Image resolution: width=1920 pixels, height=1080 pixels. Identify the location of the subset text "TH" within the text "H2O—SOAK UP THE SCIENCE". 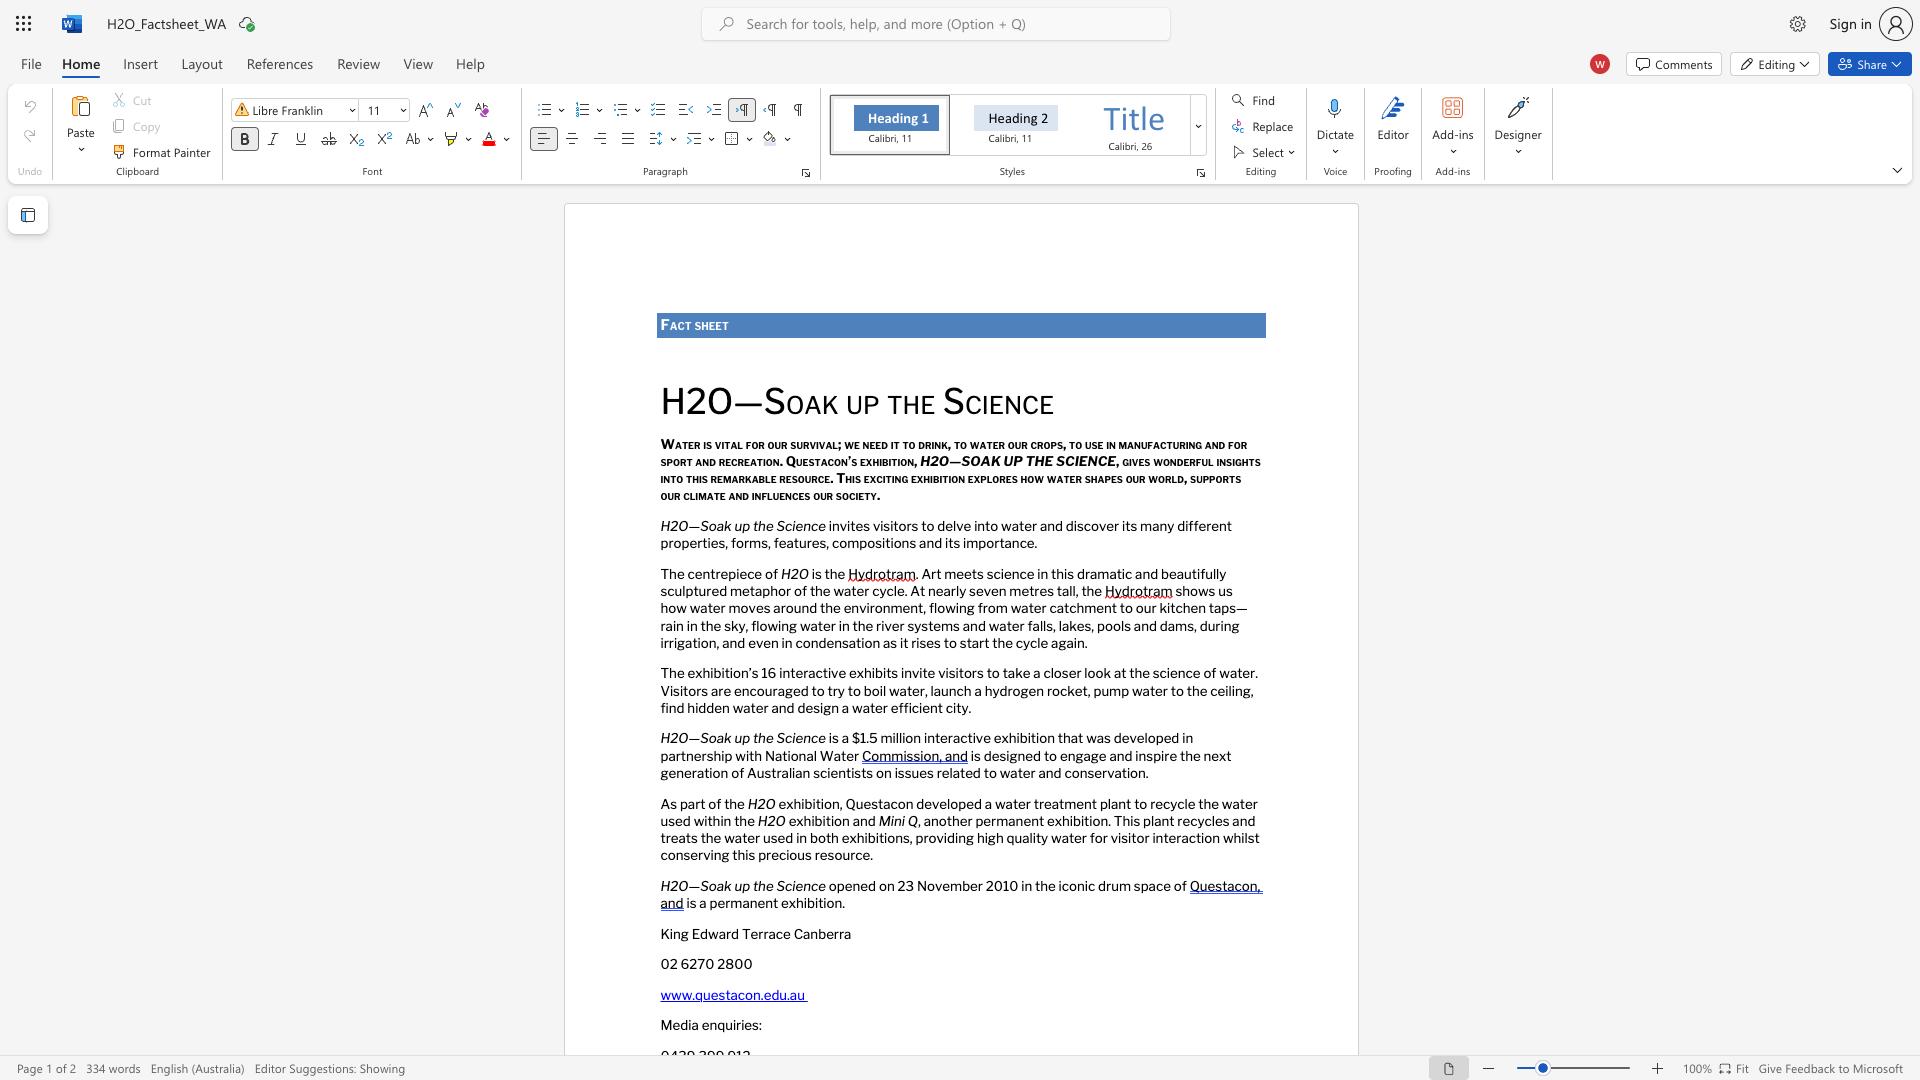
(1025, 460).